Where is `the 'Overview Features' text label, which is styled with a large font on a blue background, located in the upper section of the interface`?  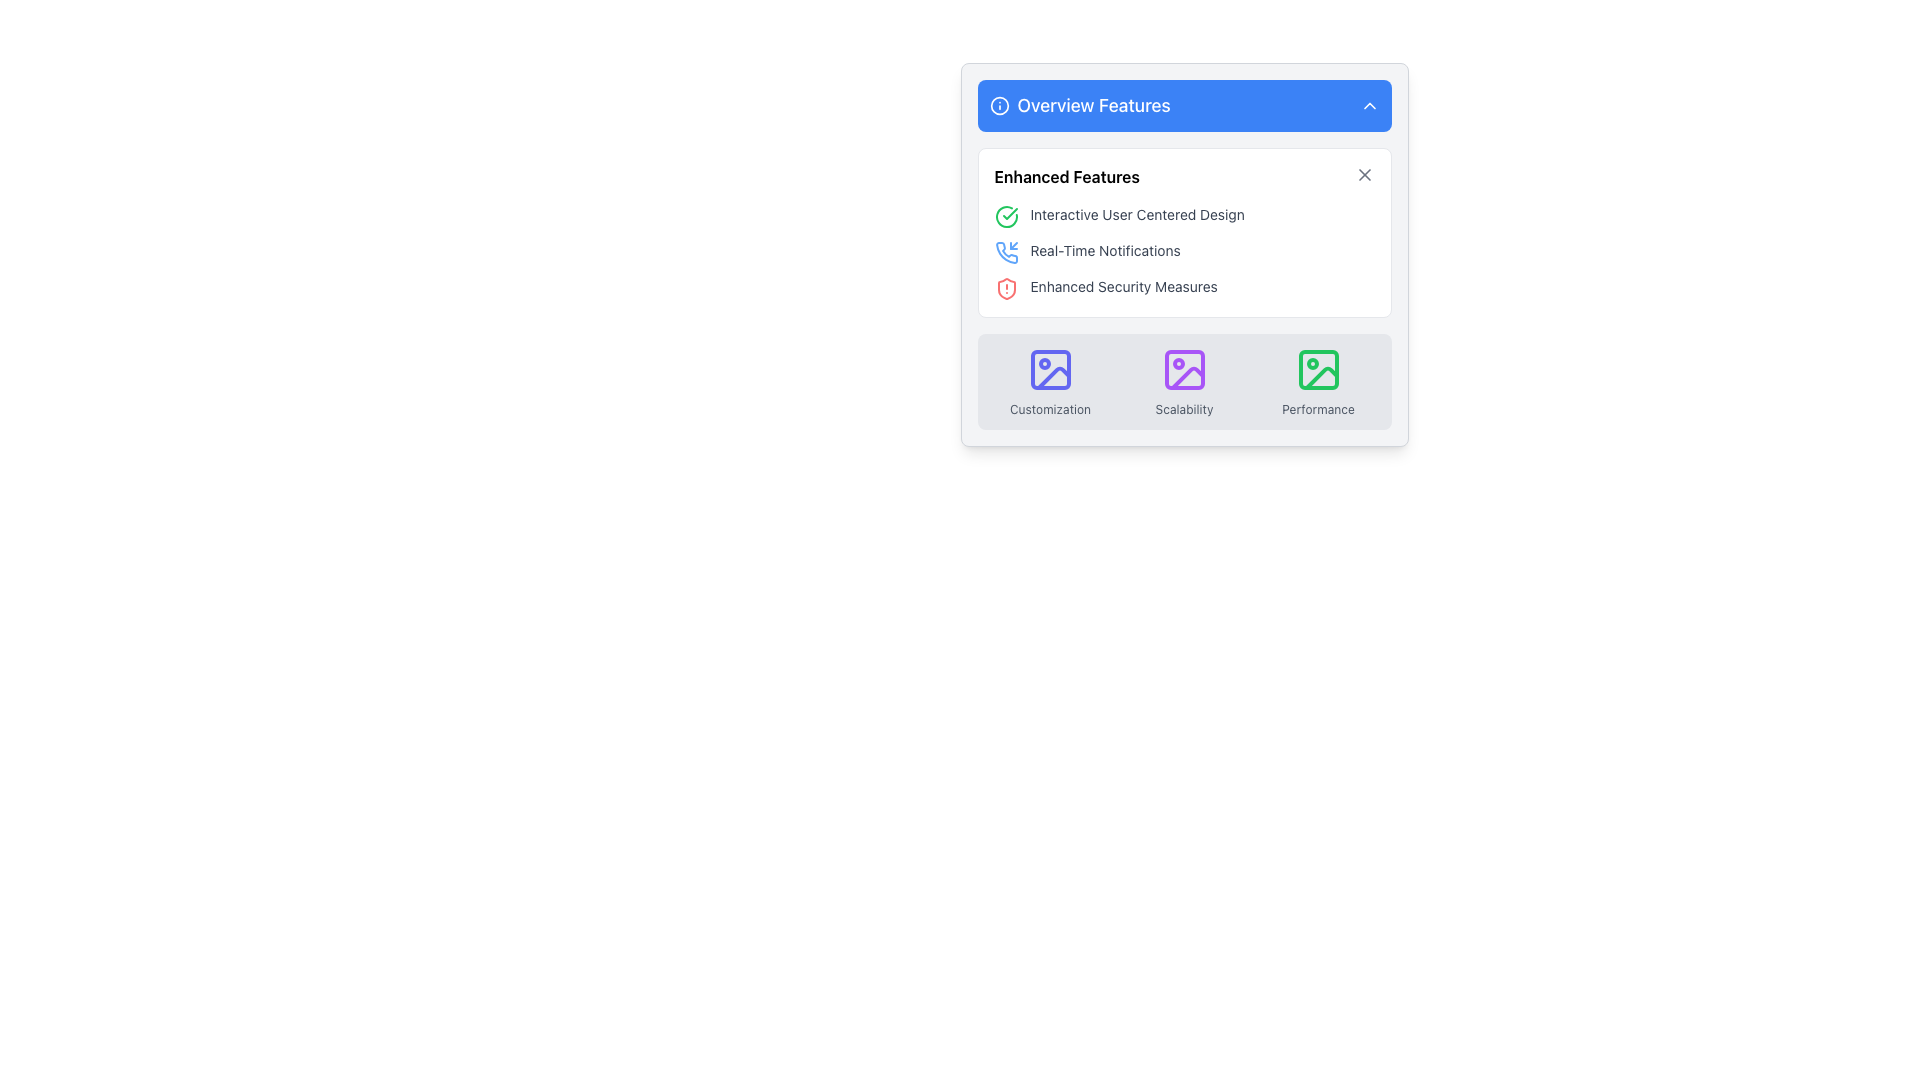 the 'Overview Features' text label, which is styled with a large font on a blue background, located in the upper section of the interface is located at coordinates (1093, 105).